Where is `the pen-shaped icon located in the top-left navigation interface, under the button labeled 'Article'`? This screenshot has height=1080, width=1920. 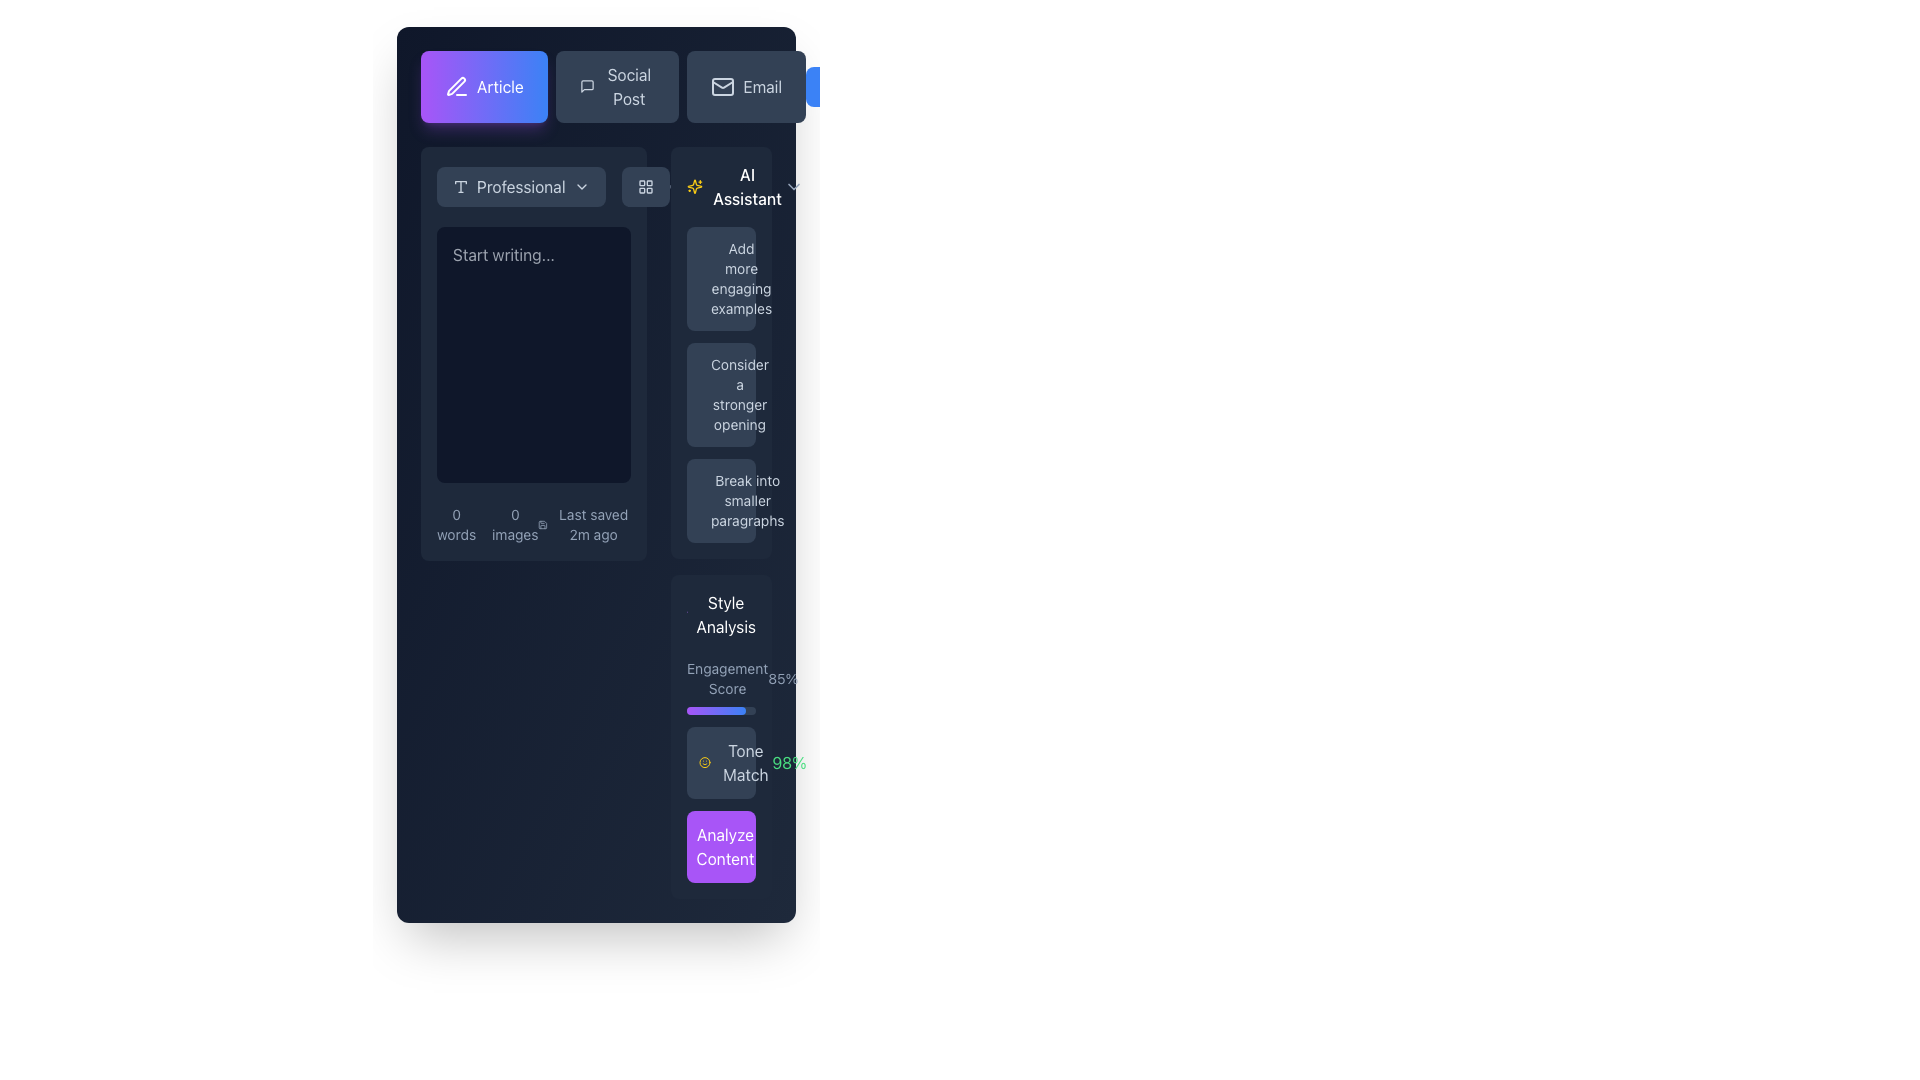
the pen-shaped icon located in the top-left navigation interface, under the button labeled 'Article' is located at coordinates (455, 85).